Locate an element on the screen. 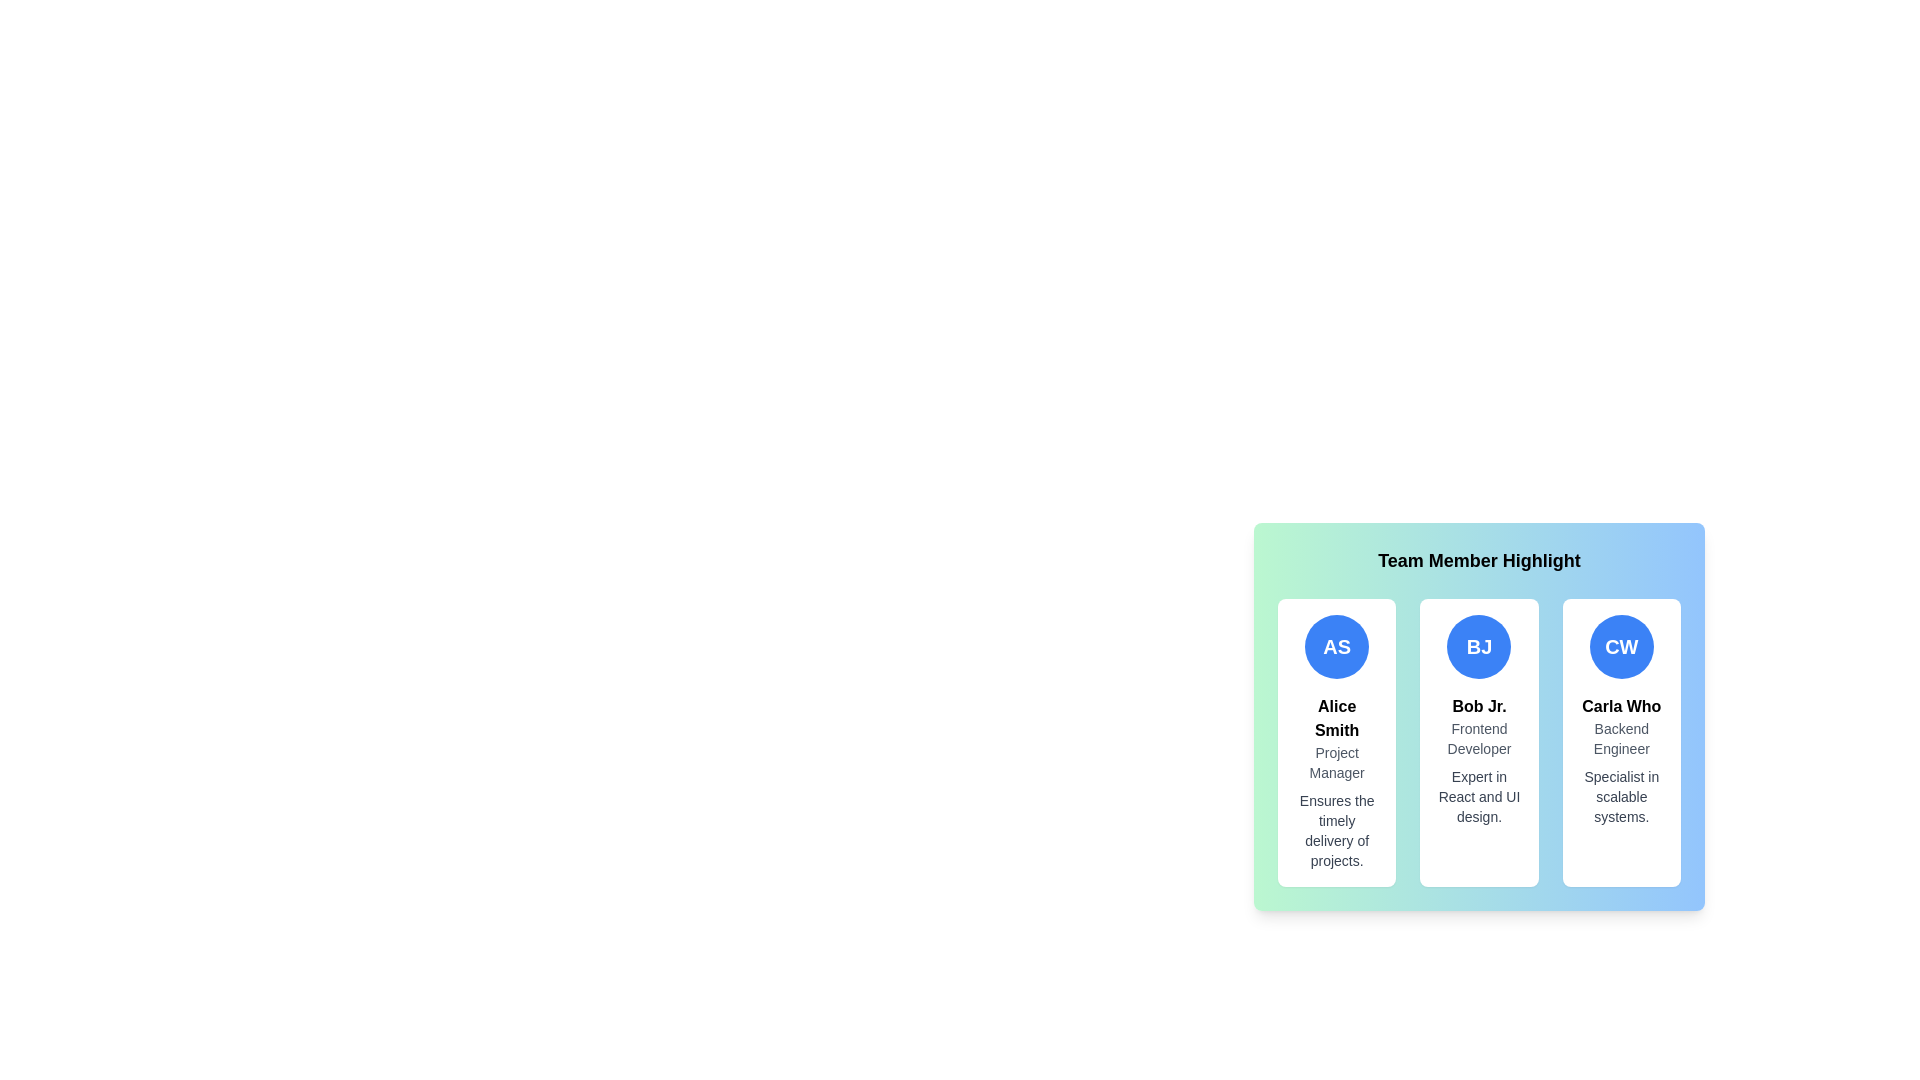 This screenshot has height=1080, width=1920. the text label displaying 'Alice Smith' is located at coordinates (1337, 717).